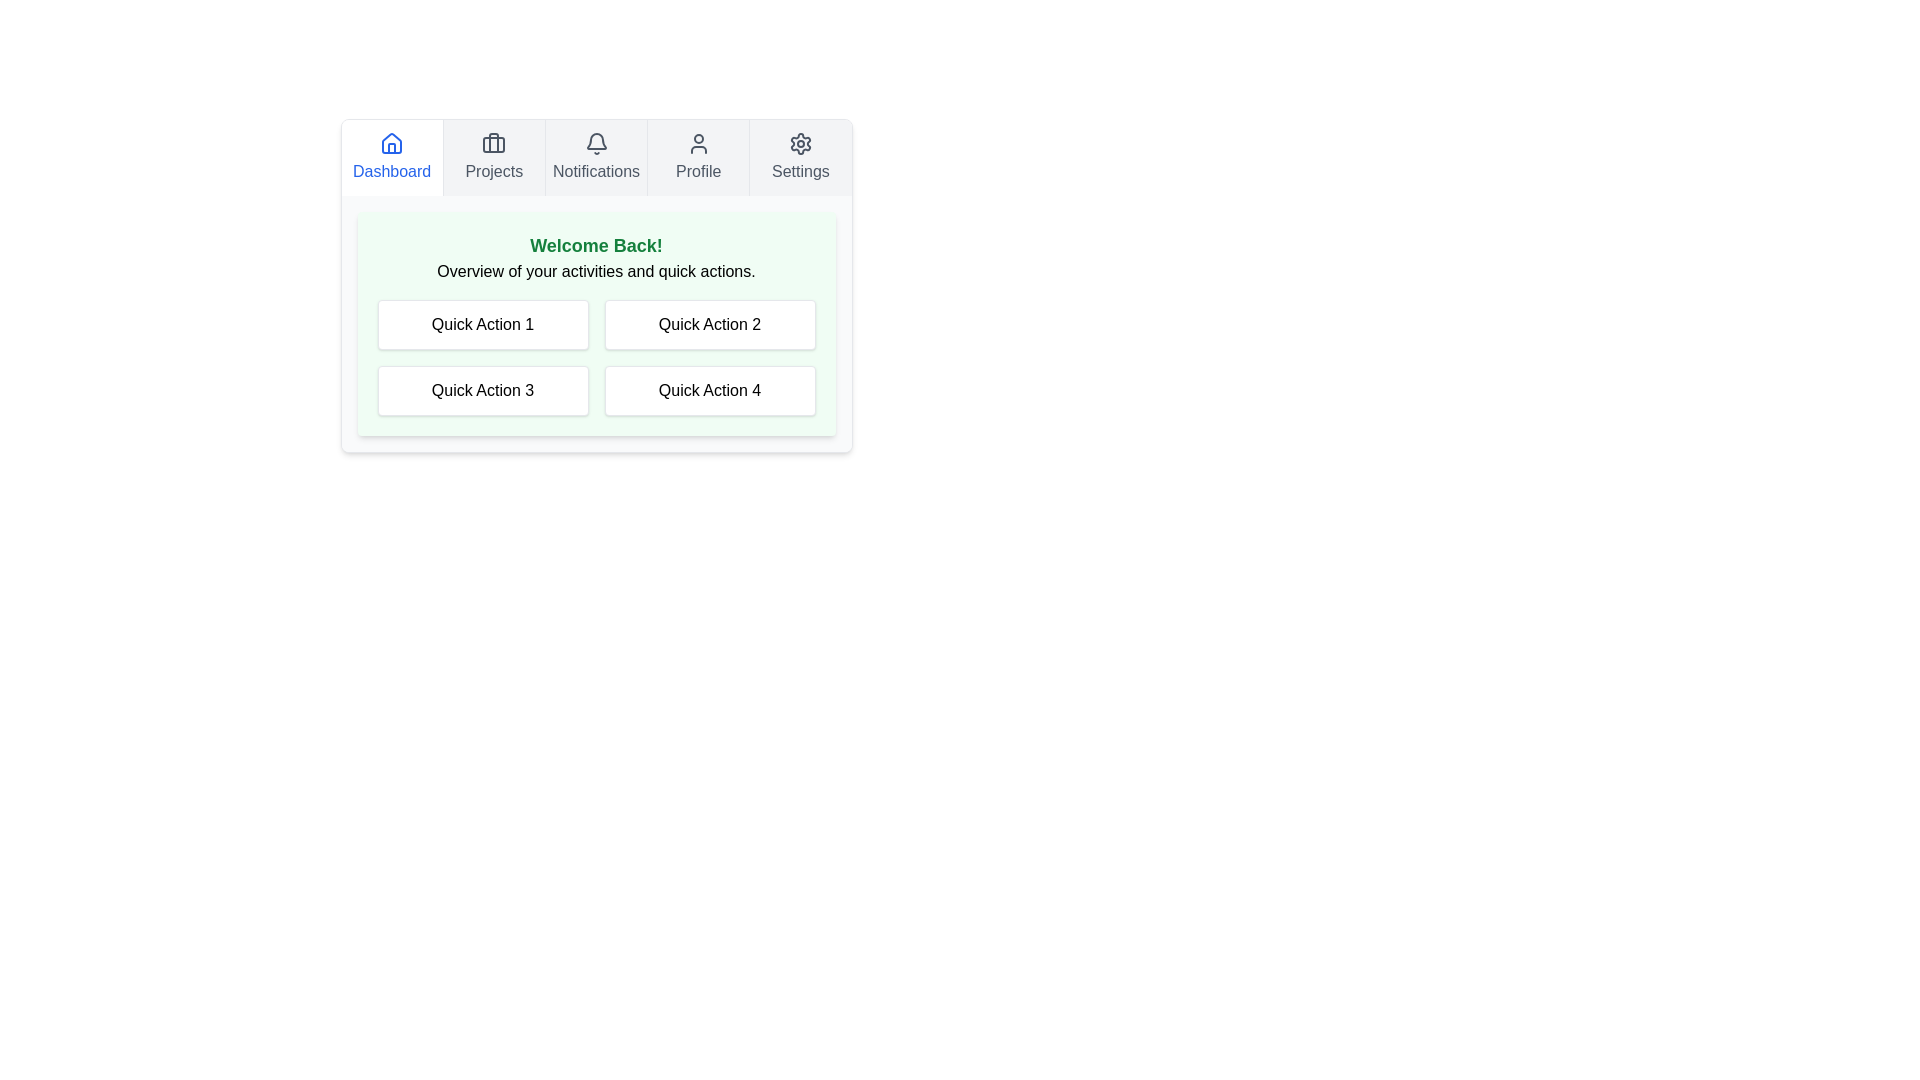 Image resolution: width=1920 pixels, height=1080 pixels. What do you see at coordinates (392, 157) in the screenshot?
I see `the navigation item located at the top-left region of the interface, which serves as a link to the dashboard or home section of the application` at bounding box center [392, 157].